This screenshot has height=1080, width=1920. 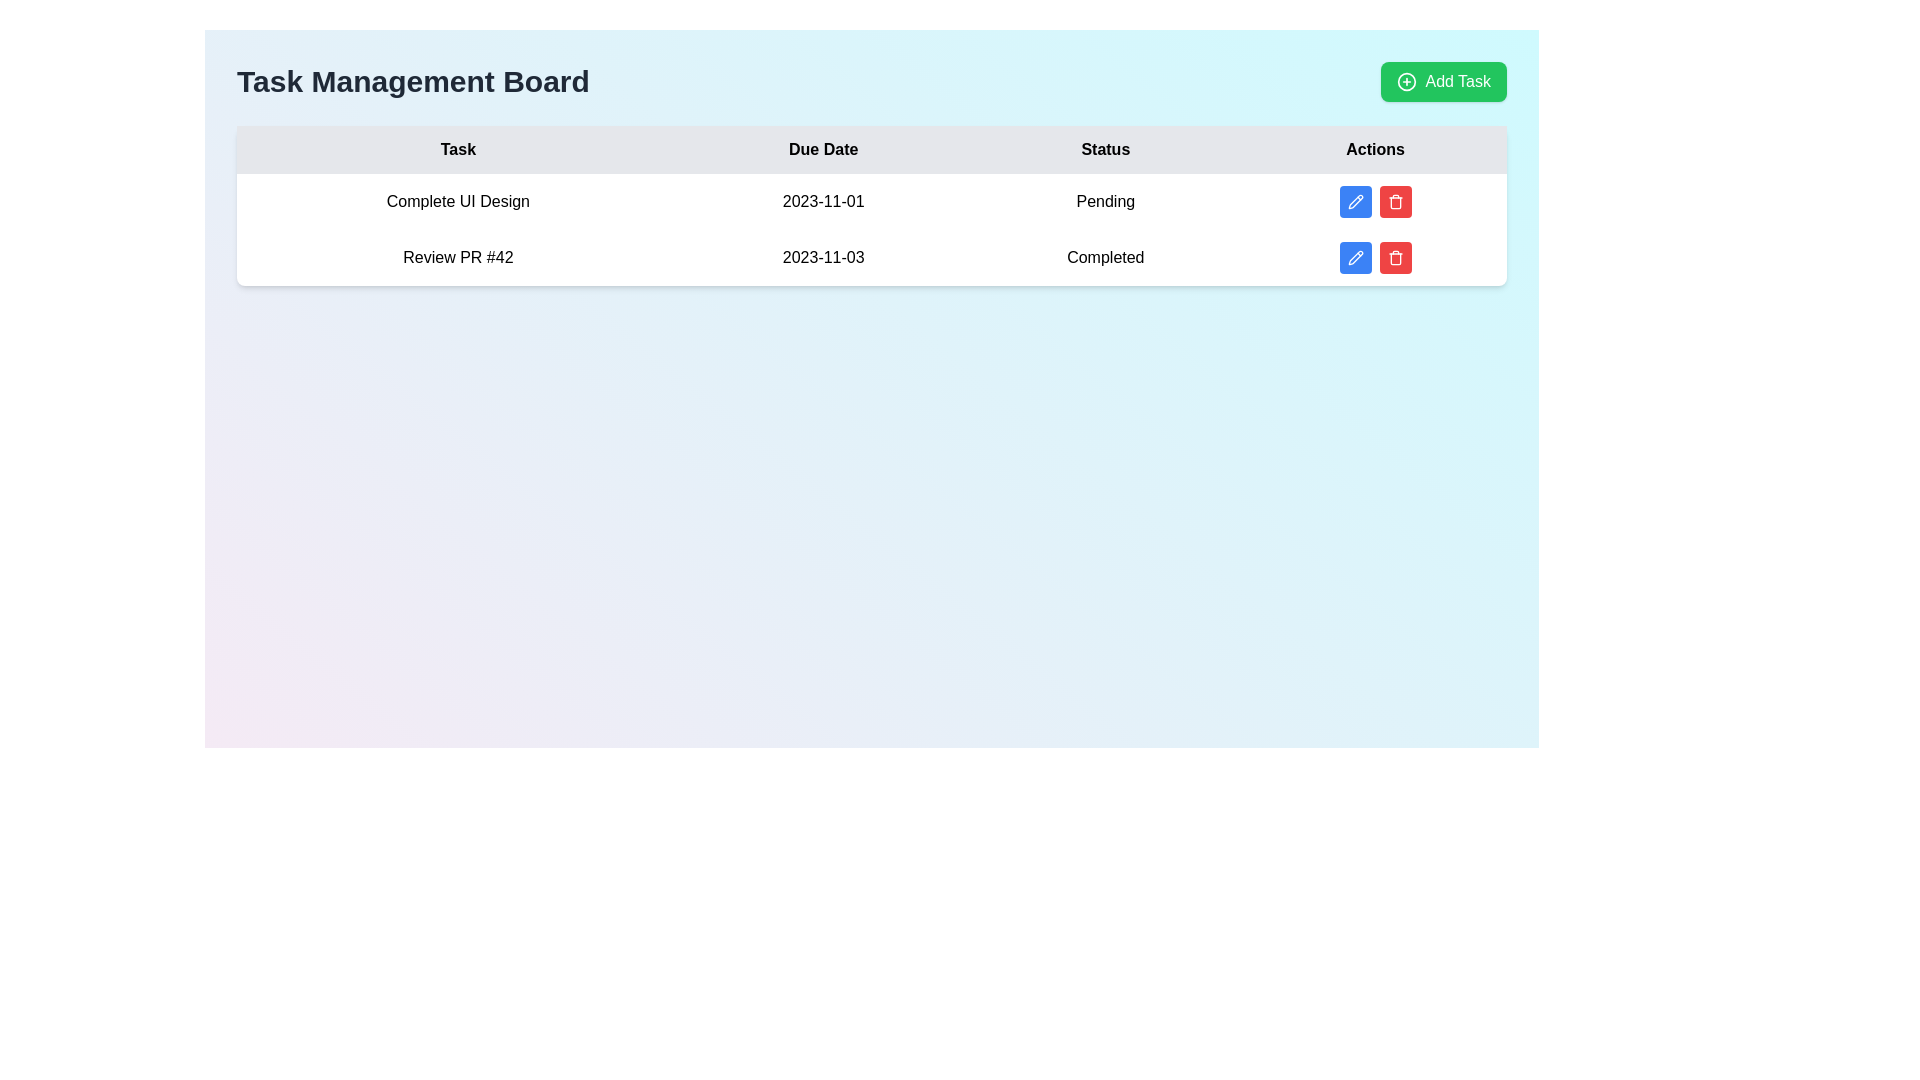 What do you see at coordinates (457, 257) in the screenshot?
I see `the static text label displaying the task titled 'Review PR #42', which is the second entry in the task list under the 'Task' column` at bounding box center [457, 257].